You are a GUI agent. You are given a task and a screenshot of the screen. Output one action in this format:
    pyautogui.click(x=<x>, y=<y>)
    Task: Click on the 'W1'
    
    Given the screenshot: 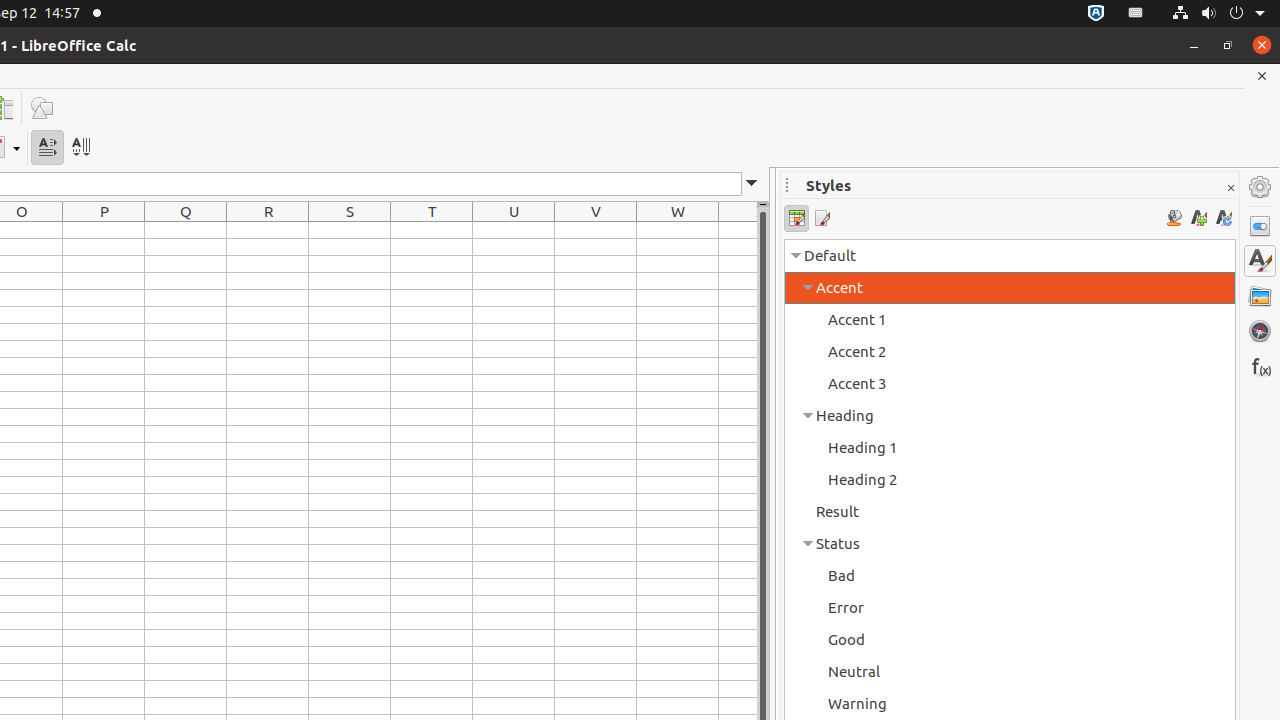 What is the action you would take?
    pyautogui.click(x=678, y=229)
    